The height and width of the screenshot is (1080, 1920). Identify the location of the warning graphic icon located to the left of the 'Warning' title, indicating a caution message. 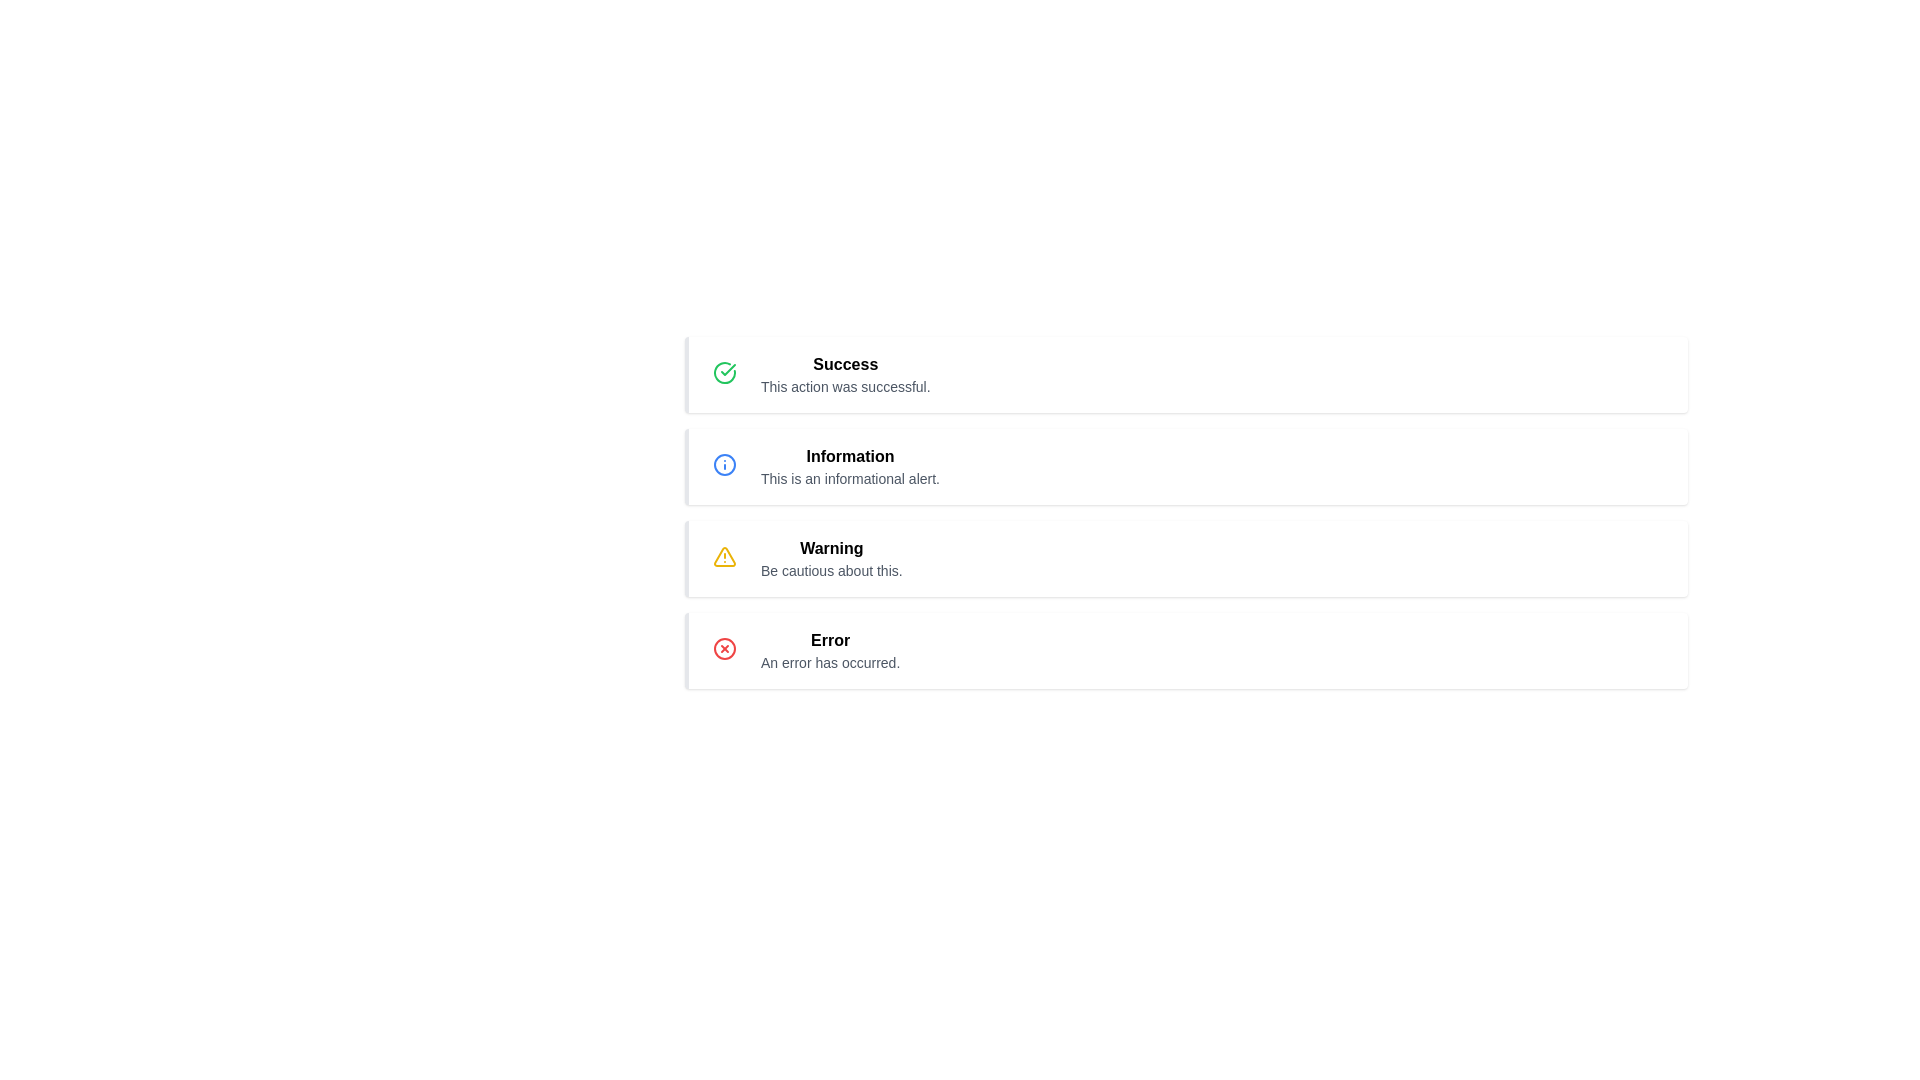
(723, 556).